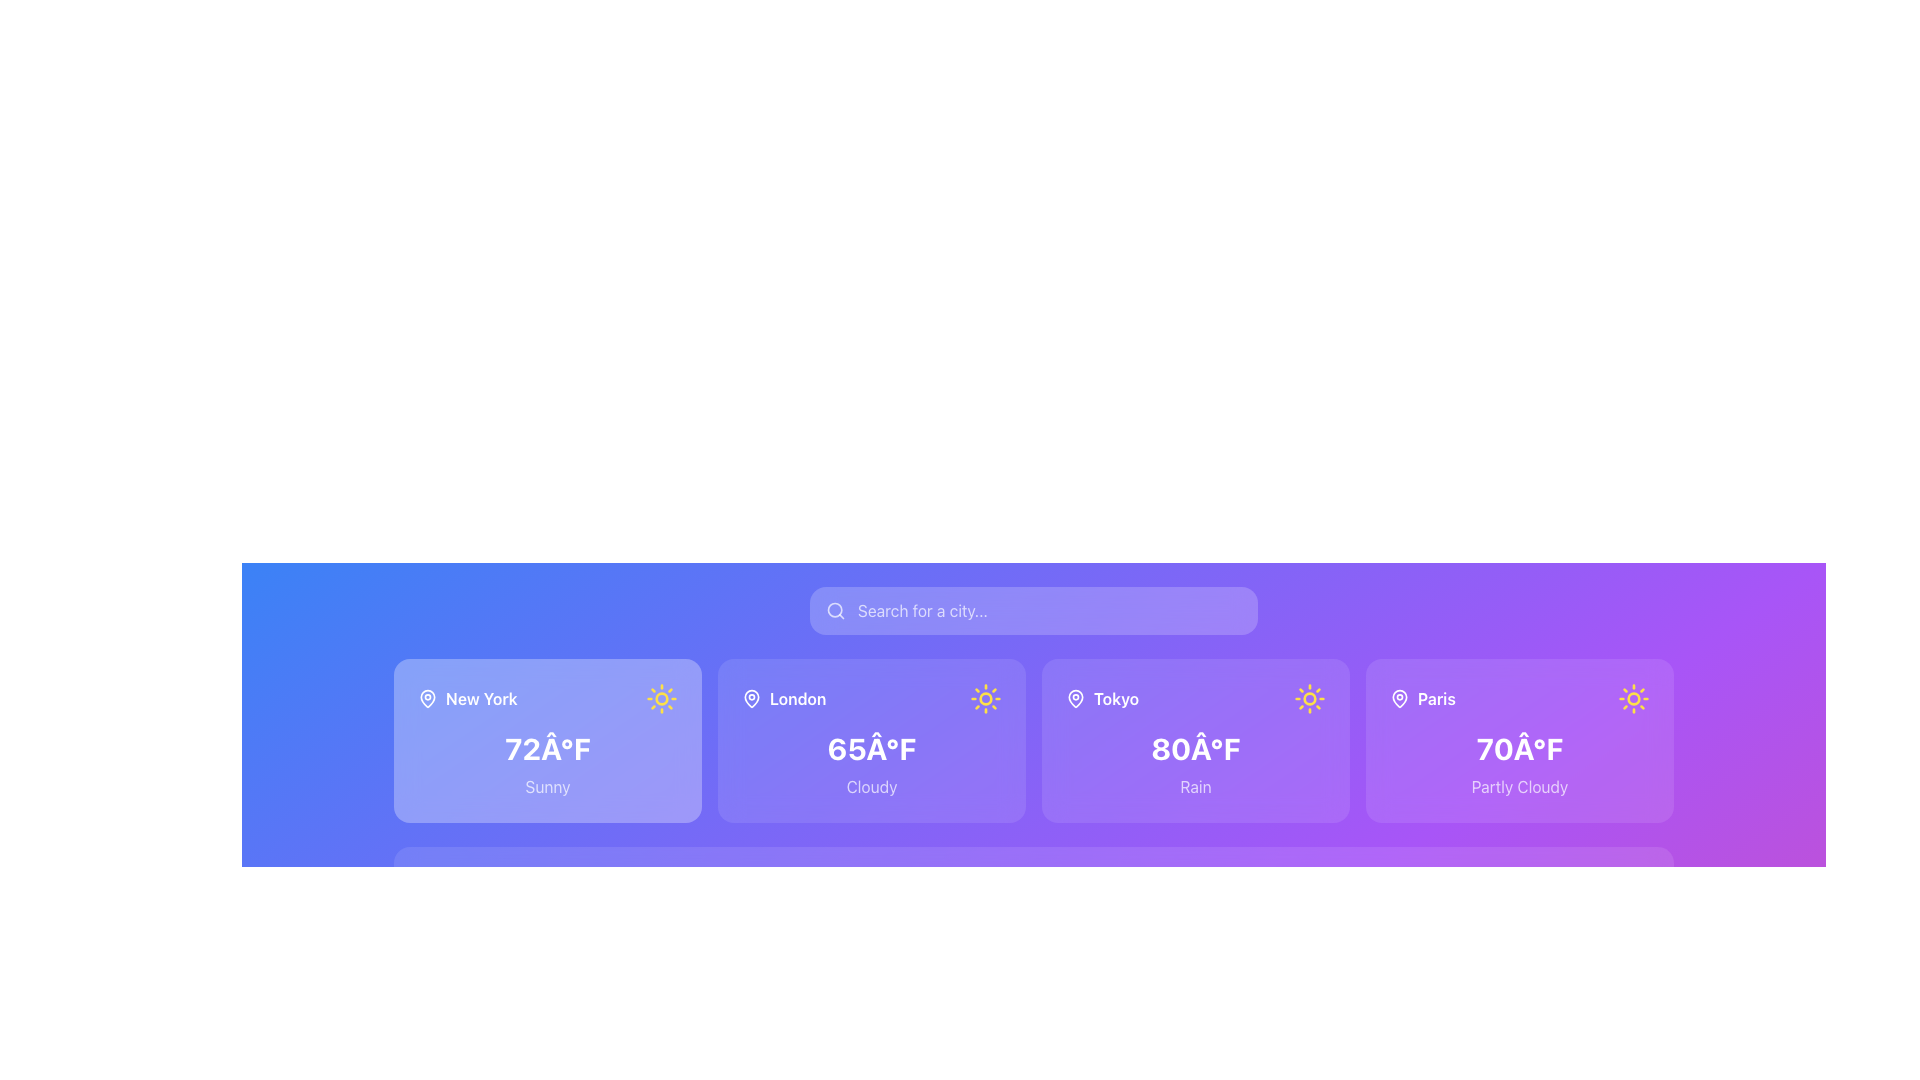 The width and height of the screenshot is (1920, 1080). I want to click on the 'New York' label with a location pin icon, which is prominently displayed in the top-left section of the first city weather card, so click(466, 697).